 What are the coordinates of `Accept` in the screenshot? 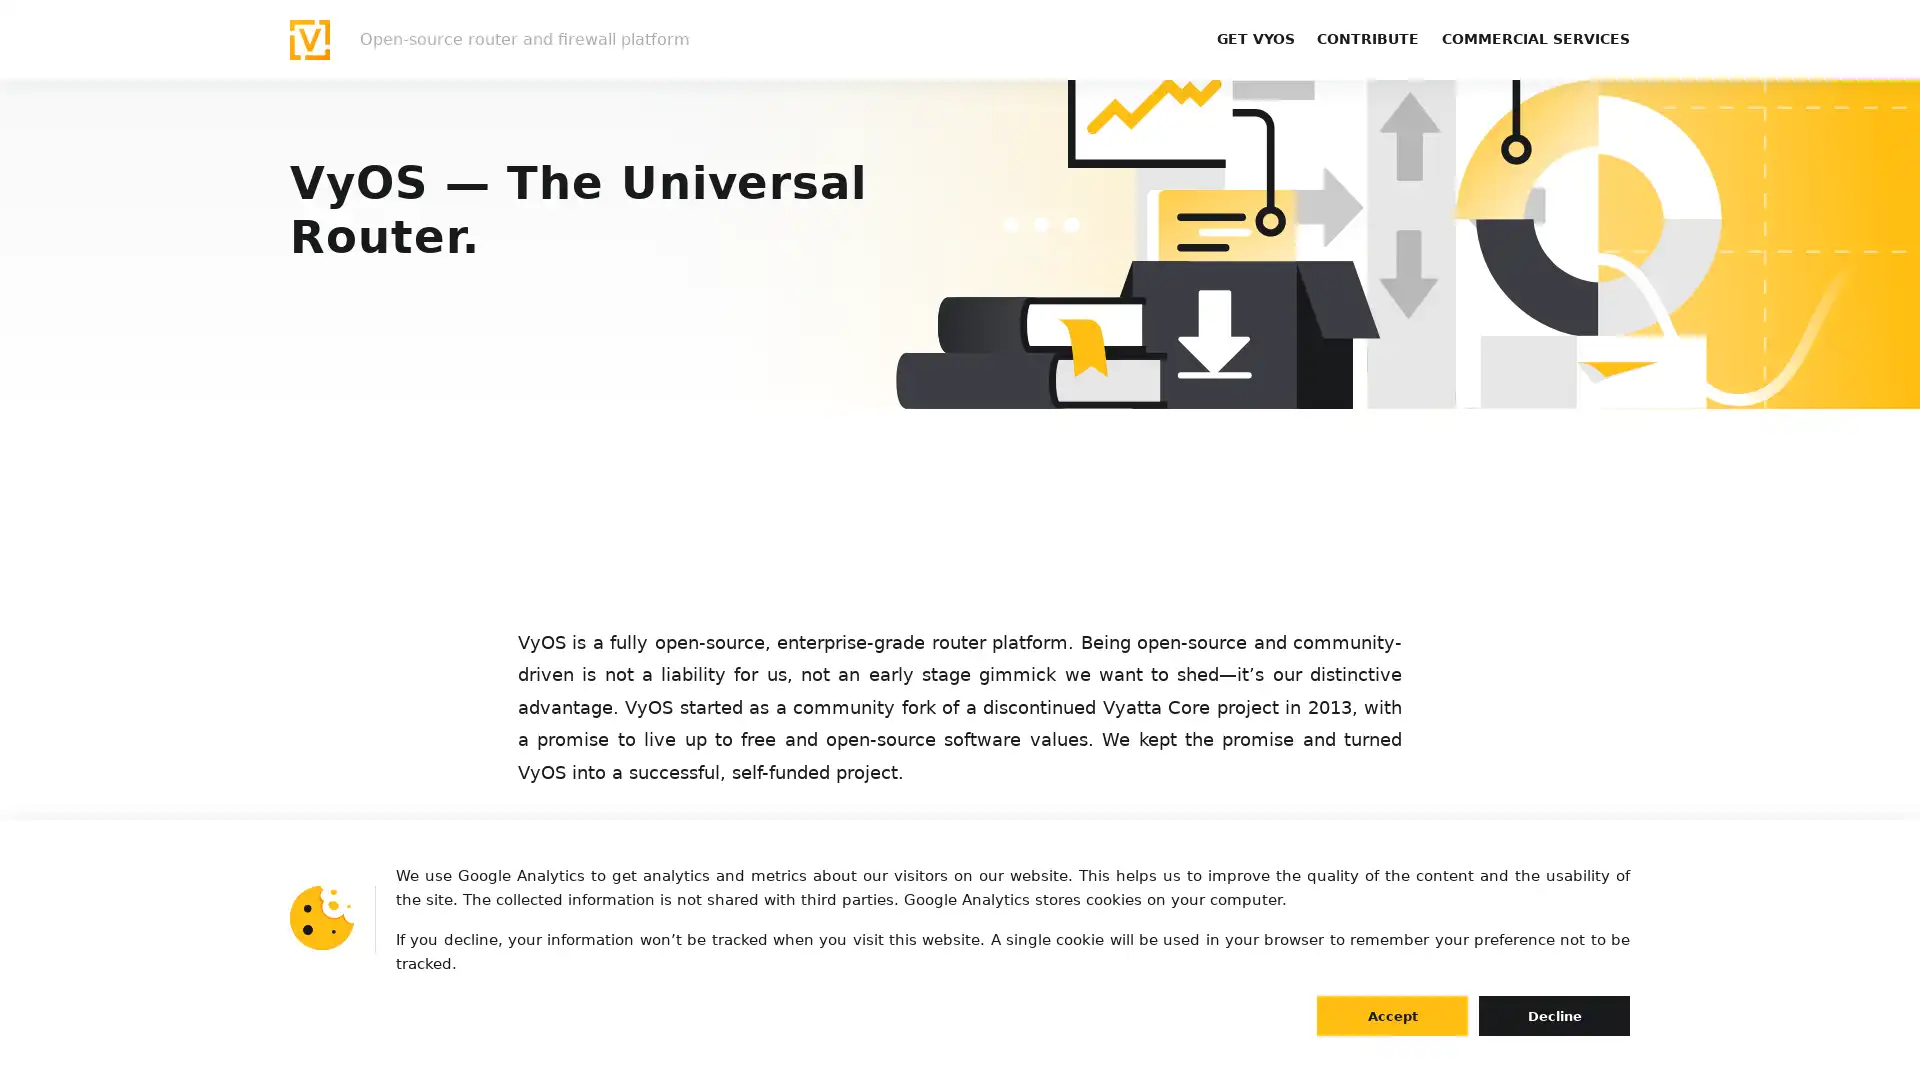 It's located at (1391, 1015).